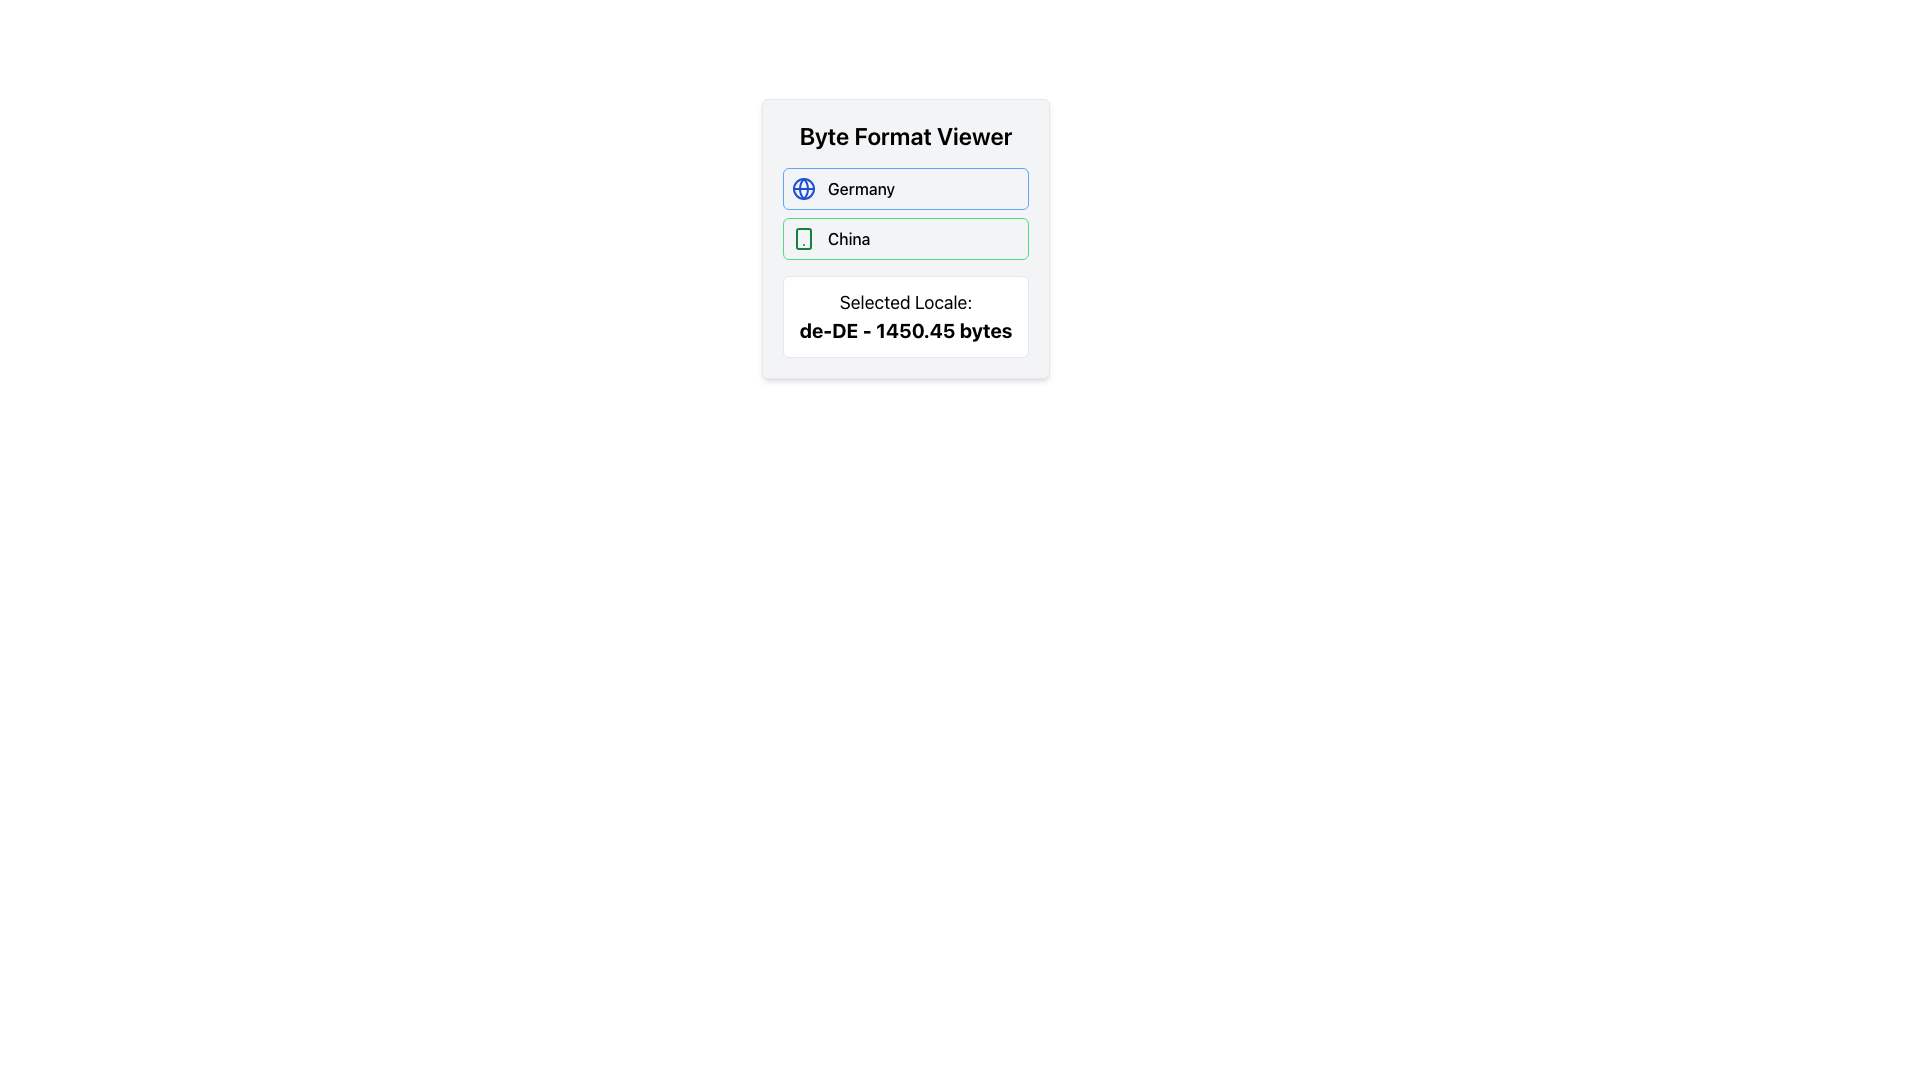 The height and width of the screenshot is (1080, 1920). Describe the element at coordinates (804, 189) in the screenshot. I see `the inner circle of the globe icon that is adjacent to the 'Germany' text in the horizontal selection menu` at that location.